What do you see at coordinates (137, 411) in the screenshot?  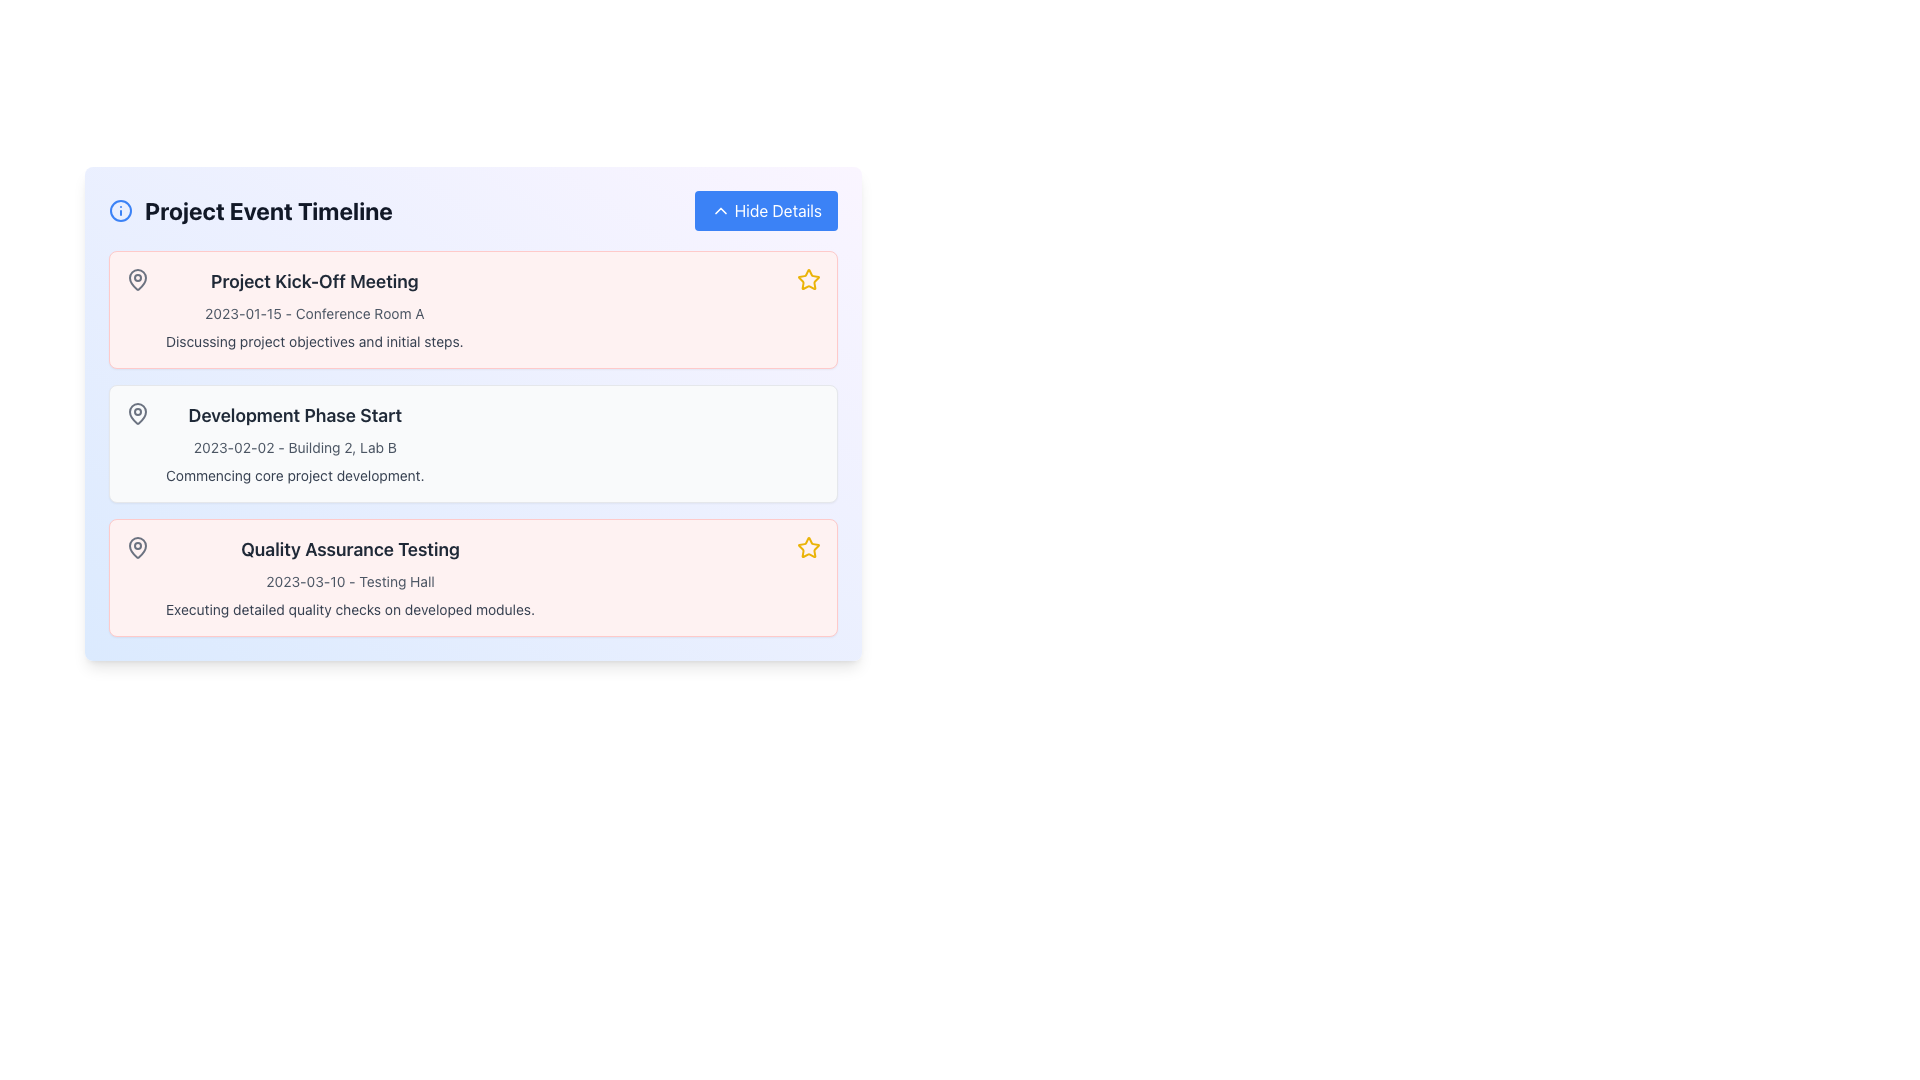 I see `the map pin icon that visually depicts the association of the event 'Development Phase Start', located to the left of the second event item in the list` at bounding box center [137, 411].